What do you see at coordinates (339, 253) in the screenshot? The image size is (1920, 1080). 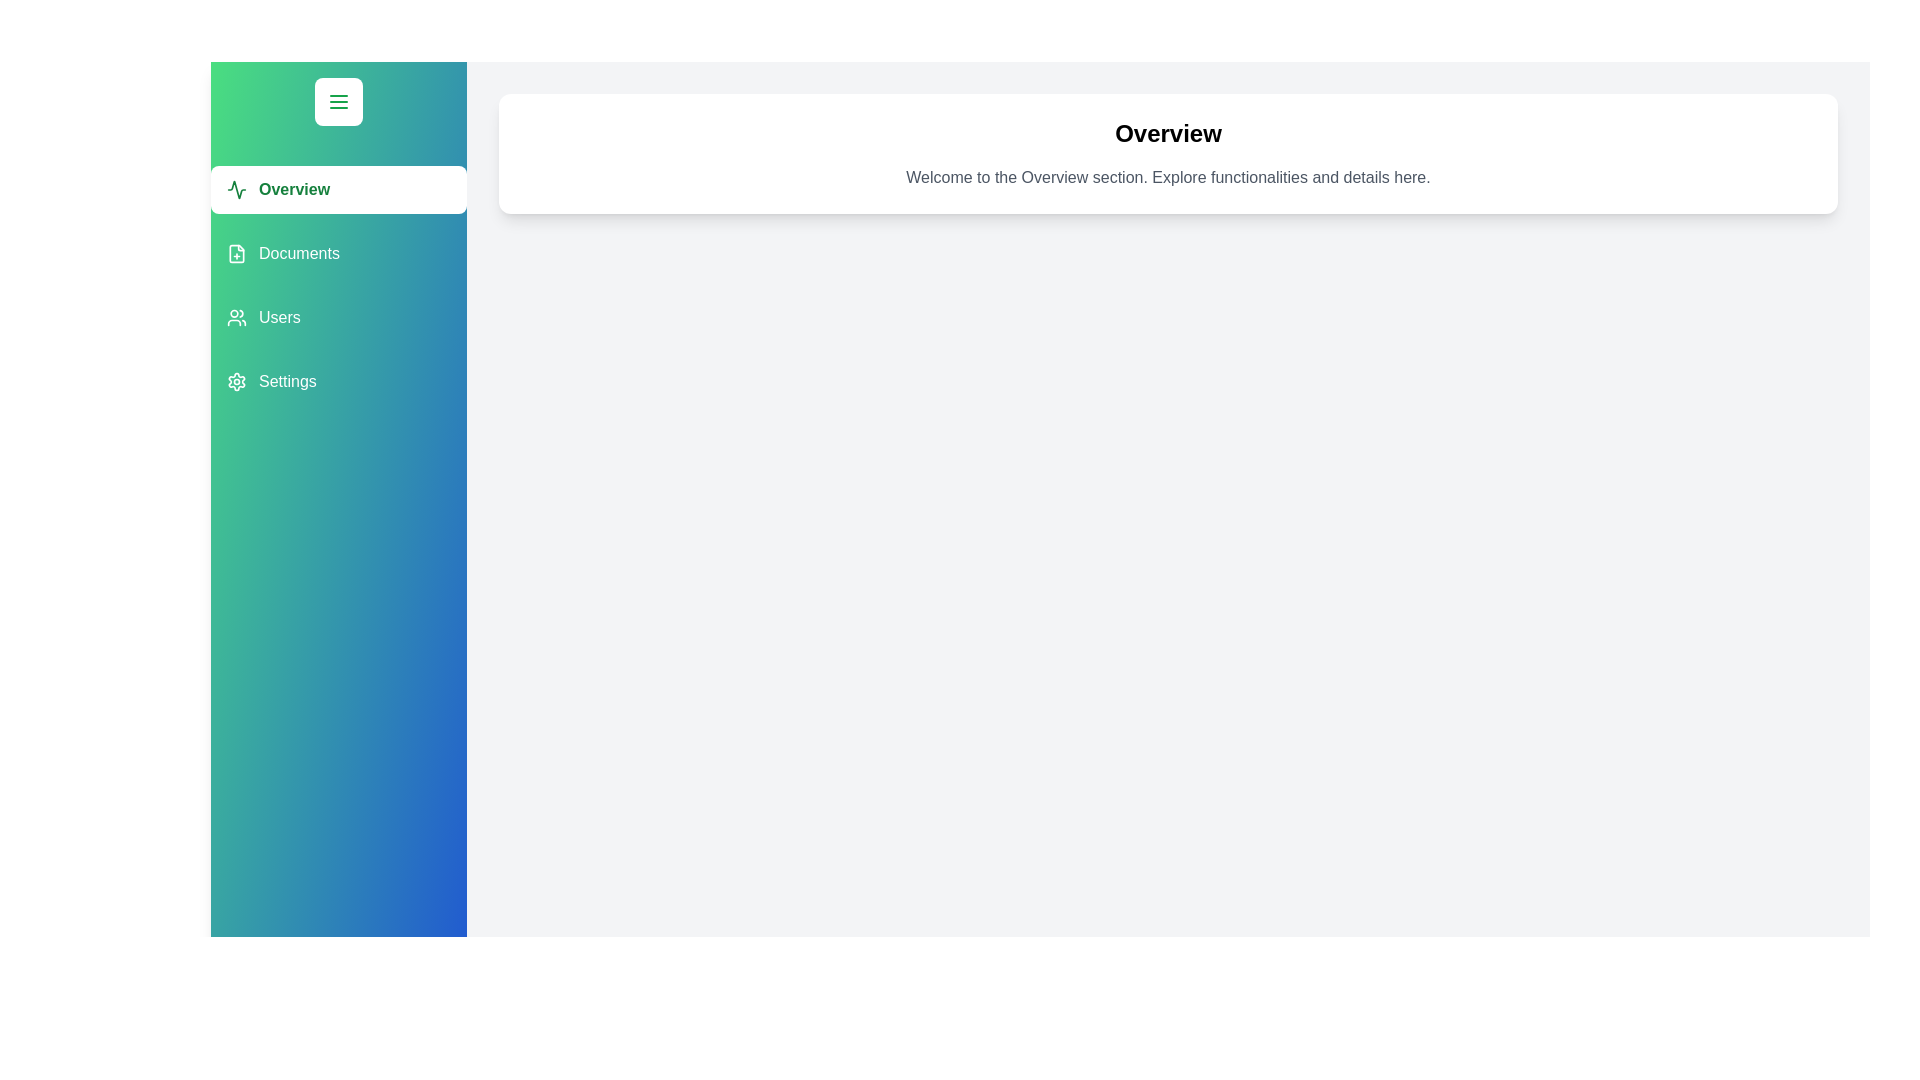 I see `the section Documents in the drawer to navigate to it` at bounding box center [339, 253].